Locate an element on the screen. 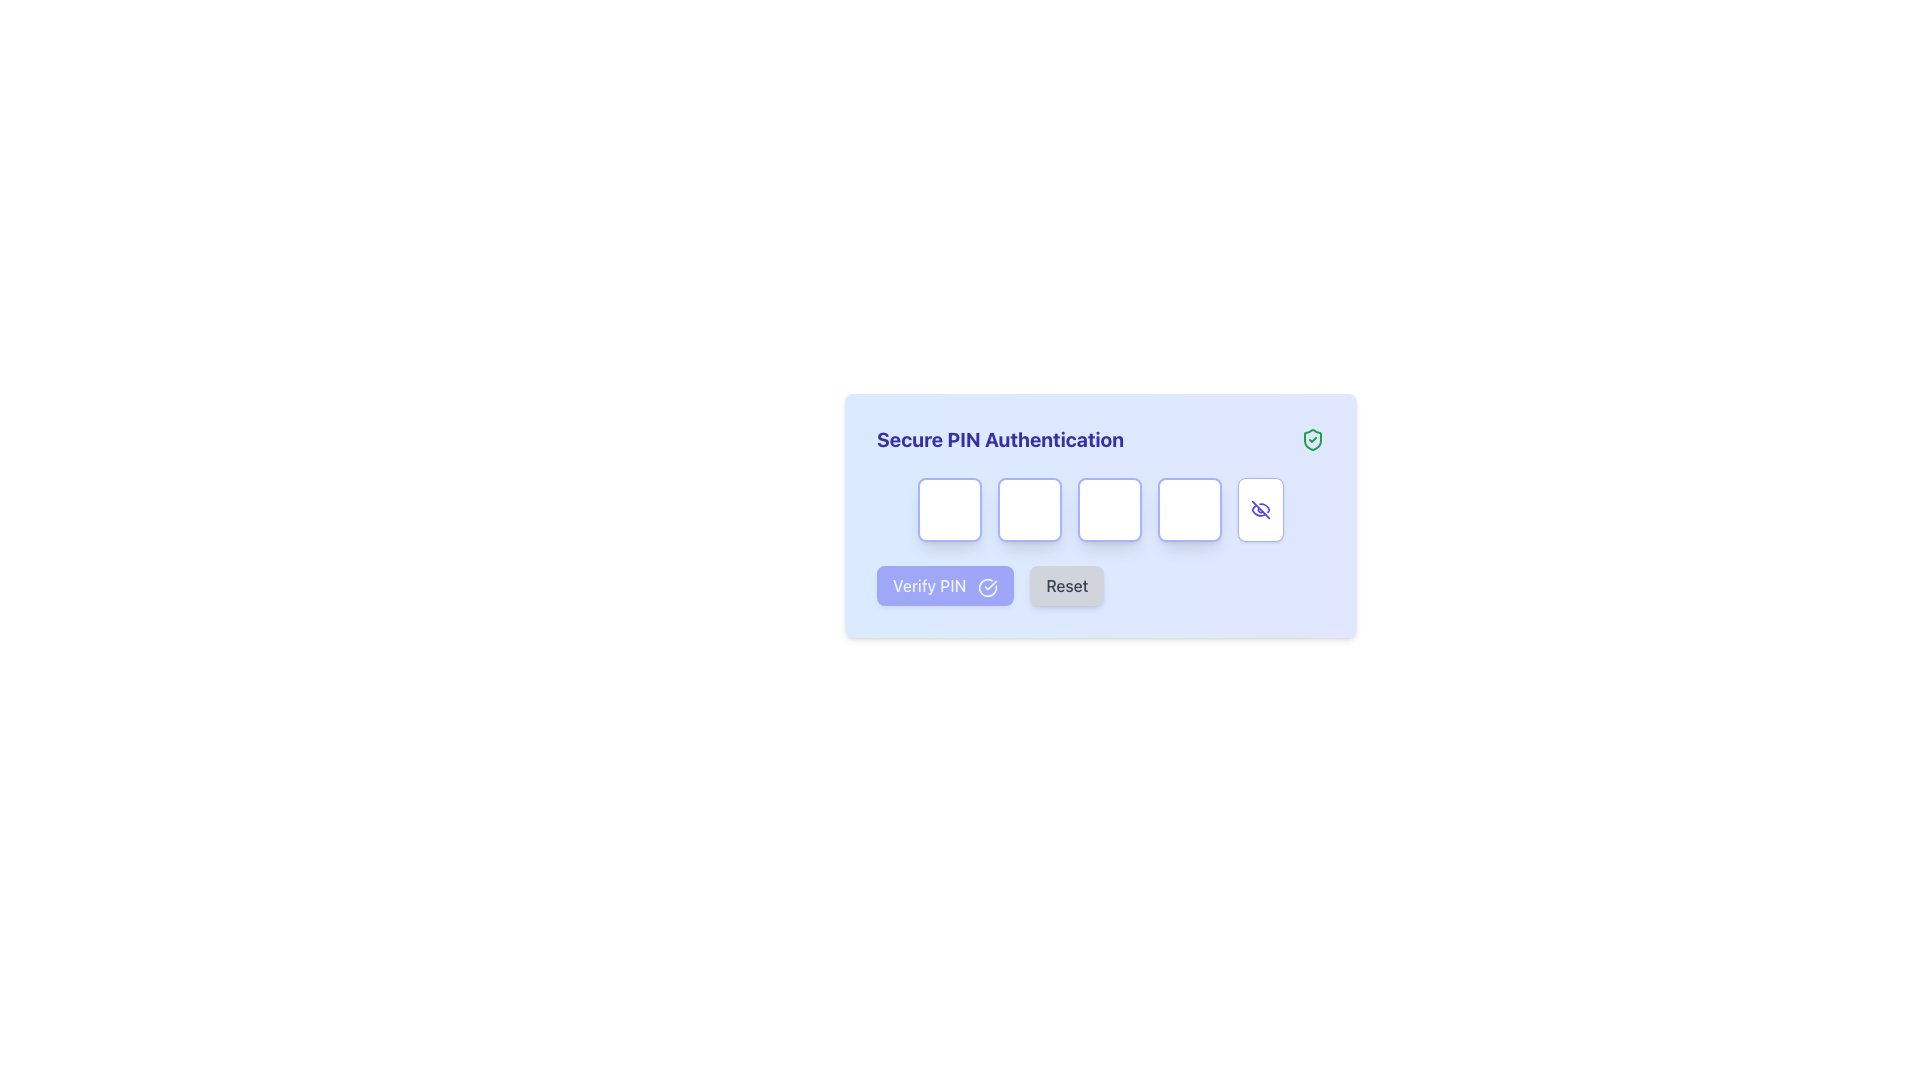  the 'Verify PIN' button located below the empty PIN input boxes to initiate the verification process is located at coordinates (944, 585).